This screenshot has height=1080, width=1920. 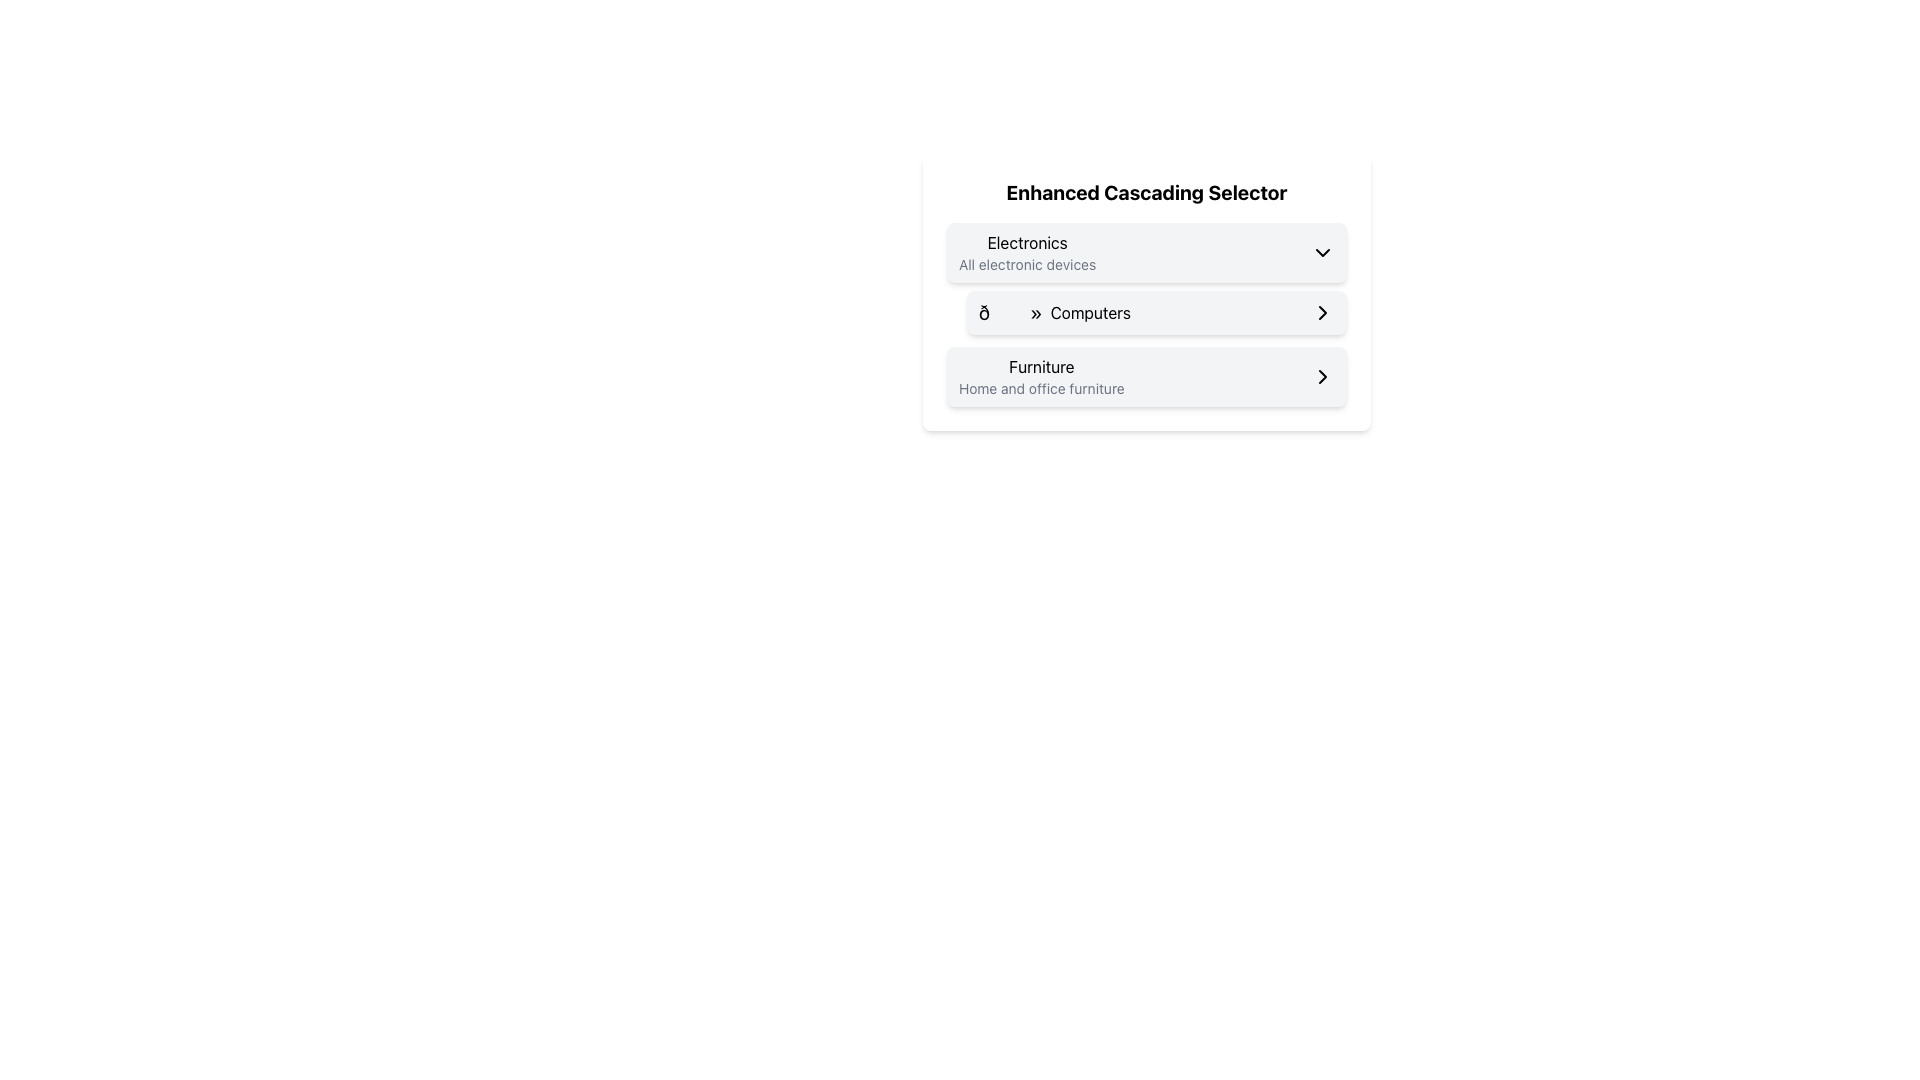 What do you see at coordinates (1053, 312) in the screenshot?
I see `the Text label with an icon that contains an emoji-like symbol and the text 'Computers', located in the middle of the vertically-arranged list within the 'Enhanced Cascading Selector' box` at bounding box center [1053, 312].